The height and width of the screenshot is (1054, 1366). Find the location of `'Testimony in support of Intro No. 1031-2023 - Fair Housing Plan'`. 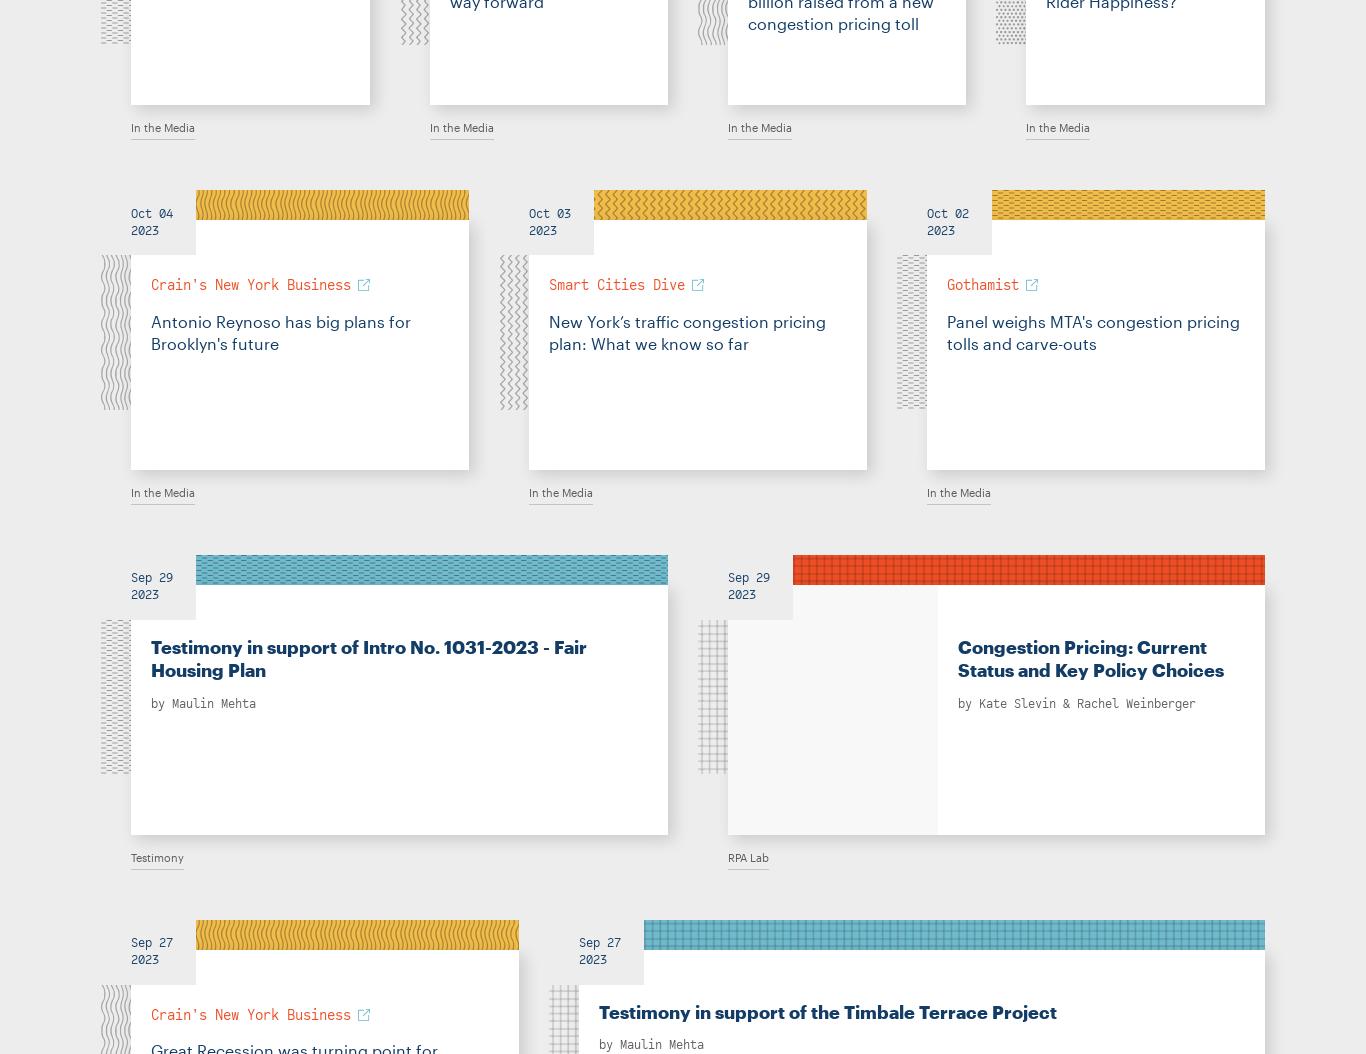

'Testimony in support of Intro No. 1031-2023 - Fair Housing Plan' is located at coordinates (367, 658).